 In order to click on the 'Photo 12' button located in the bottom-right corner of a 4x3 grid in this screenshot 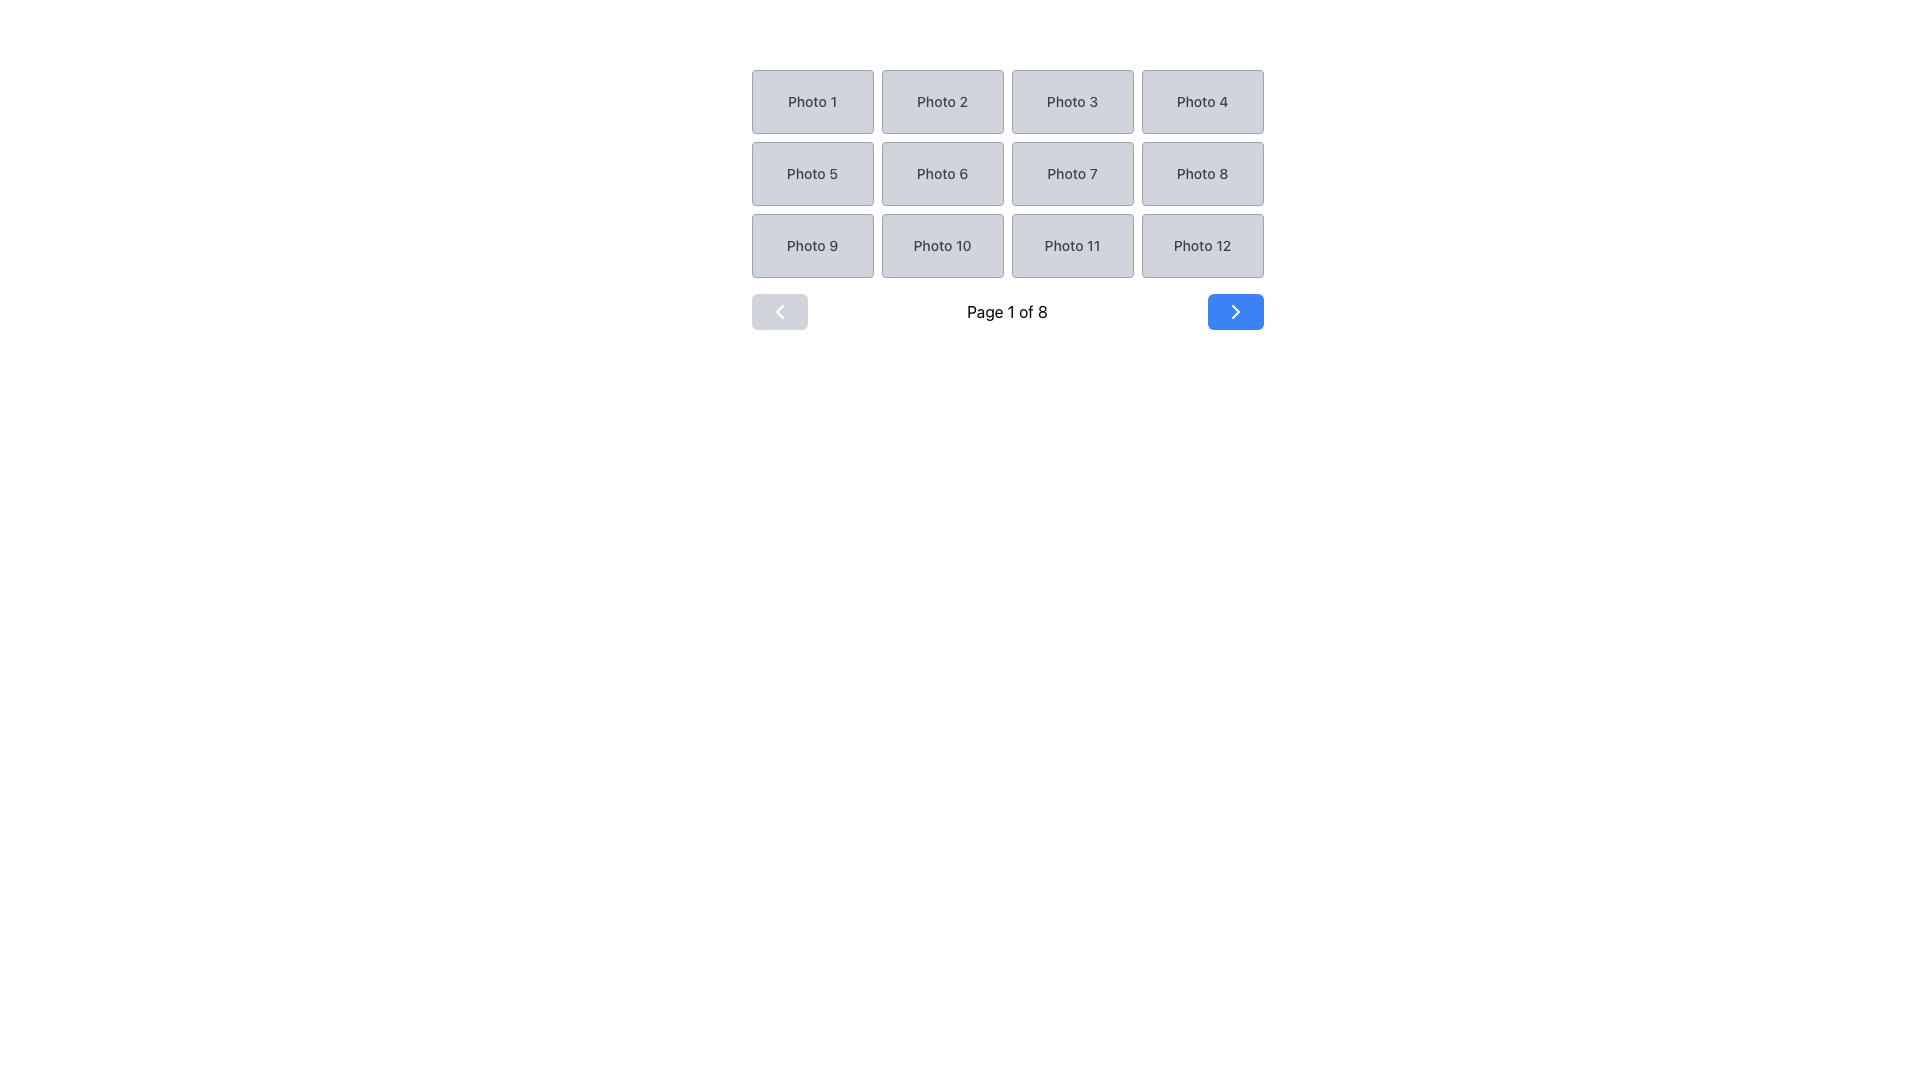, I will do `click(1201, 245)`.